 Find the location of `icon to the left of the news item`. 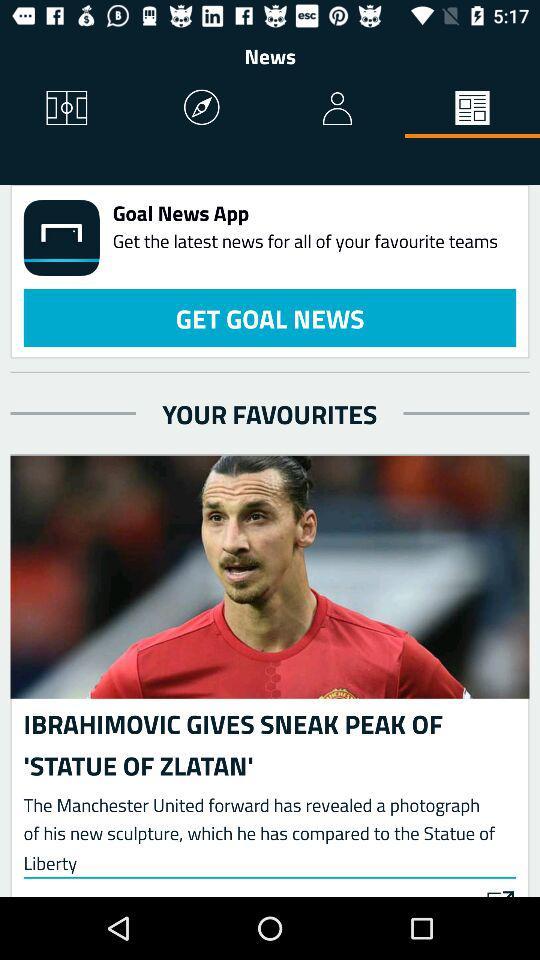

icon to the left of the news item is located at coordinates (67, 109).